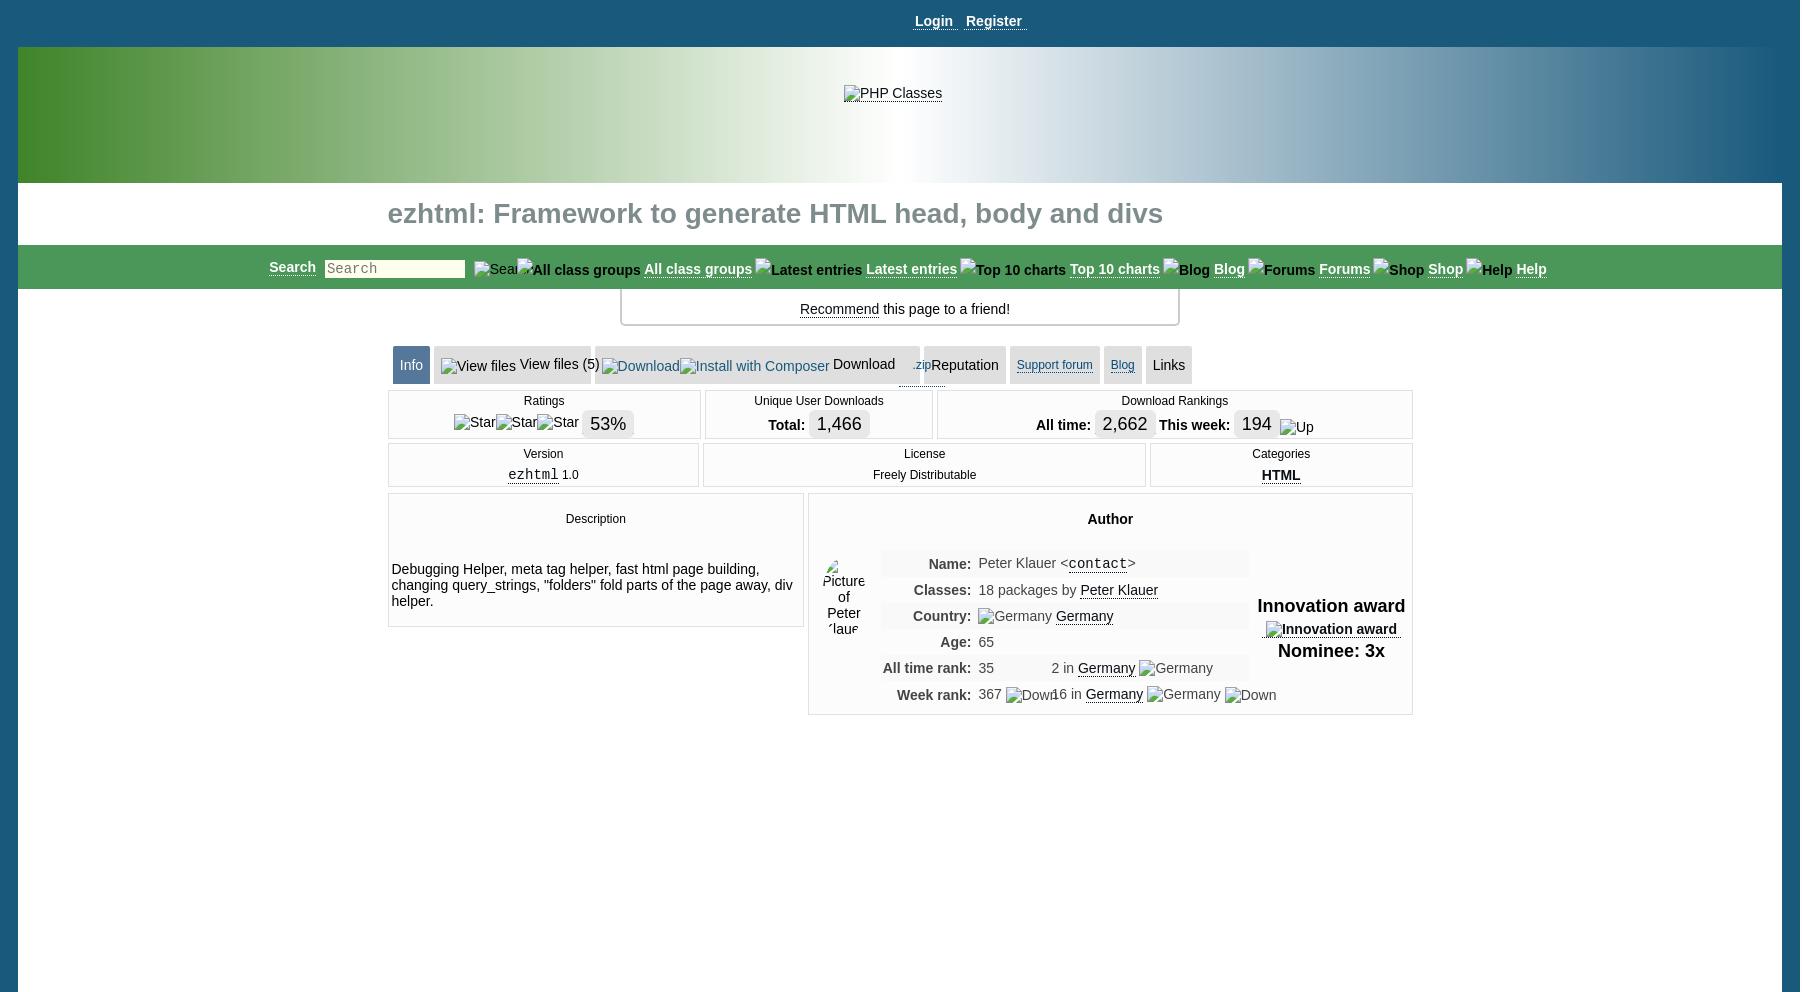 This screenshot has width=1802, height=992. What do you see at coordinates (920, 363) in the screenshot?
I see `'.zip'` at bounding box center [920, 363].